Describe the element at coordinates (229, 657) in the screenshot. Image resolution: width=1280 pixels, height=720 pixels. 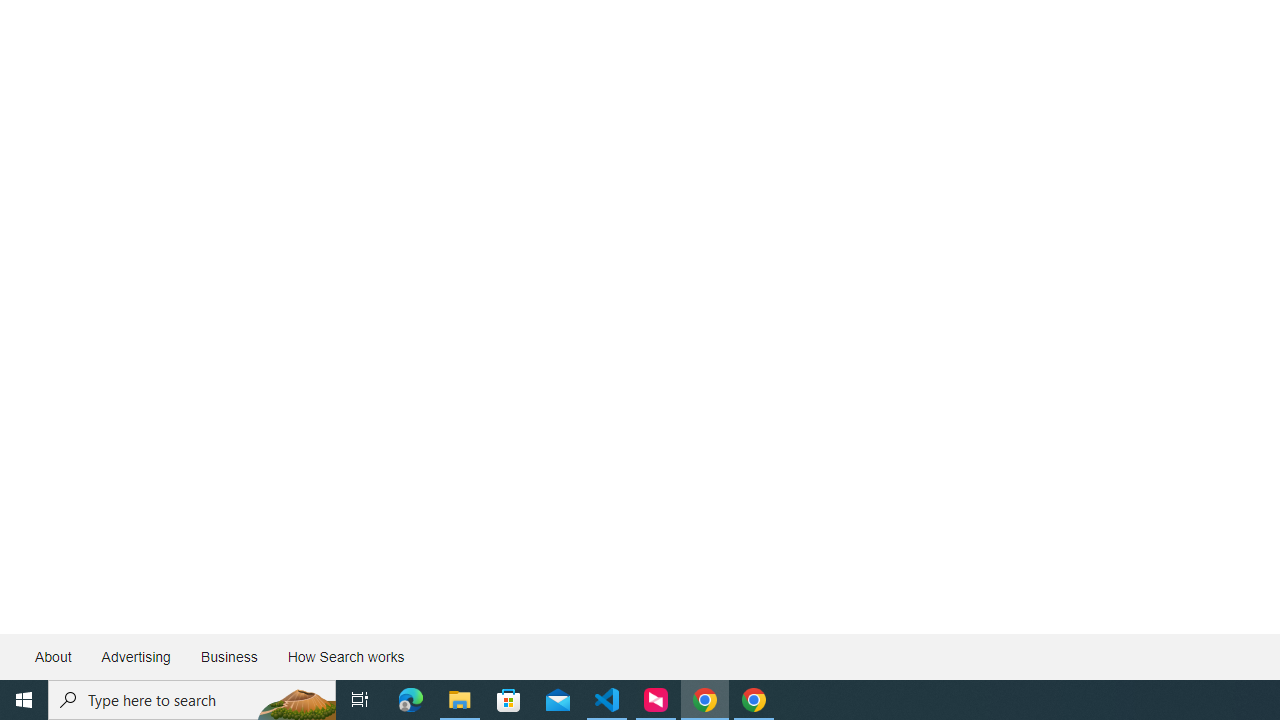
I see `'Business'` at that location.